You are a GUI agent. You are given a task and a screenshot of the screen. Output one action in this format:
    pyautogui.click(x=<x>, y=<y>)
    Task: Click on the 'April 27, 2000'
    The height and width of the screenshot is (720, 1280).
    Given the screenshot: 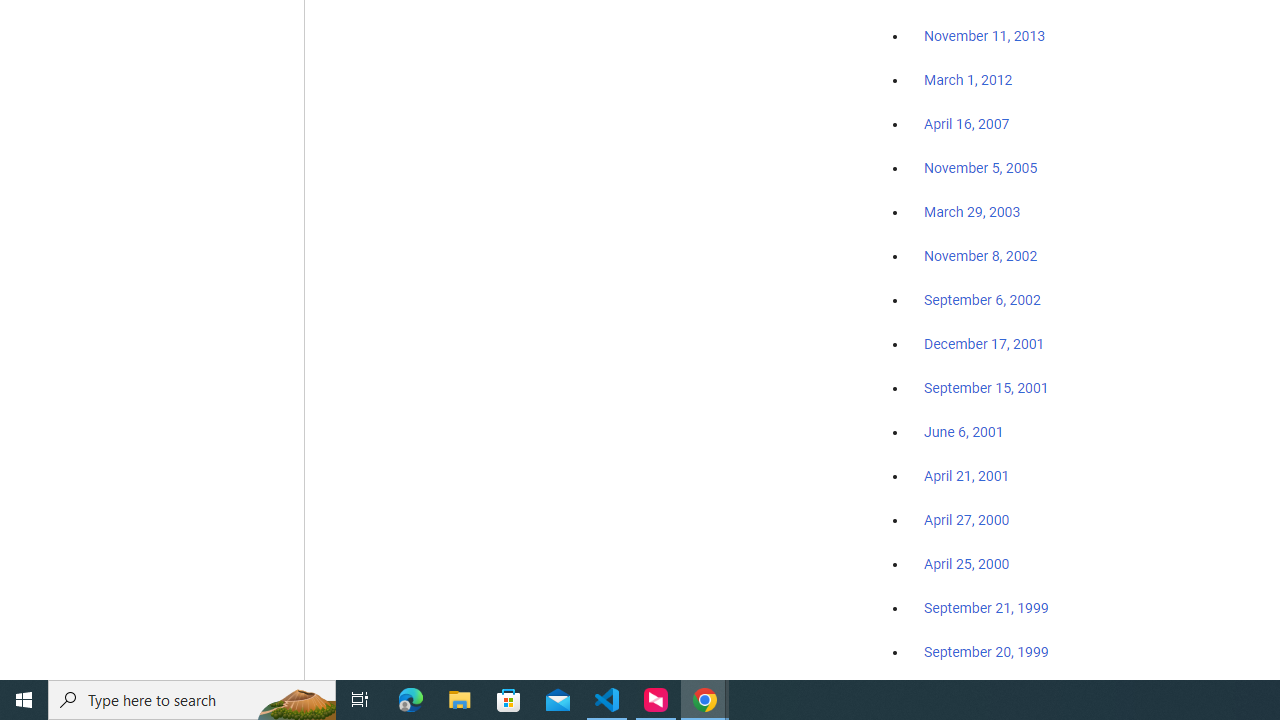 What is the action you would take?
    pyautogui.click(x=967, y=519)
    